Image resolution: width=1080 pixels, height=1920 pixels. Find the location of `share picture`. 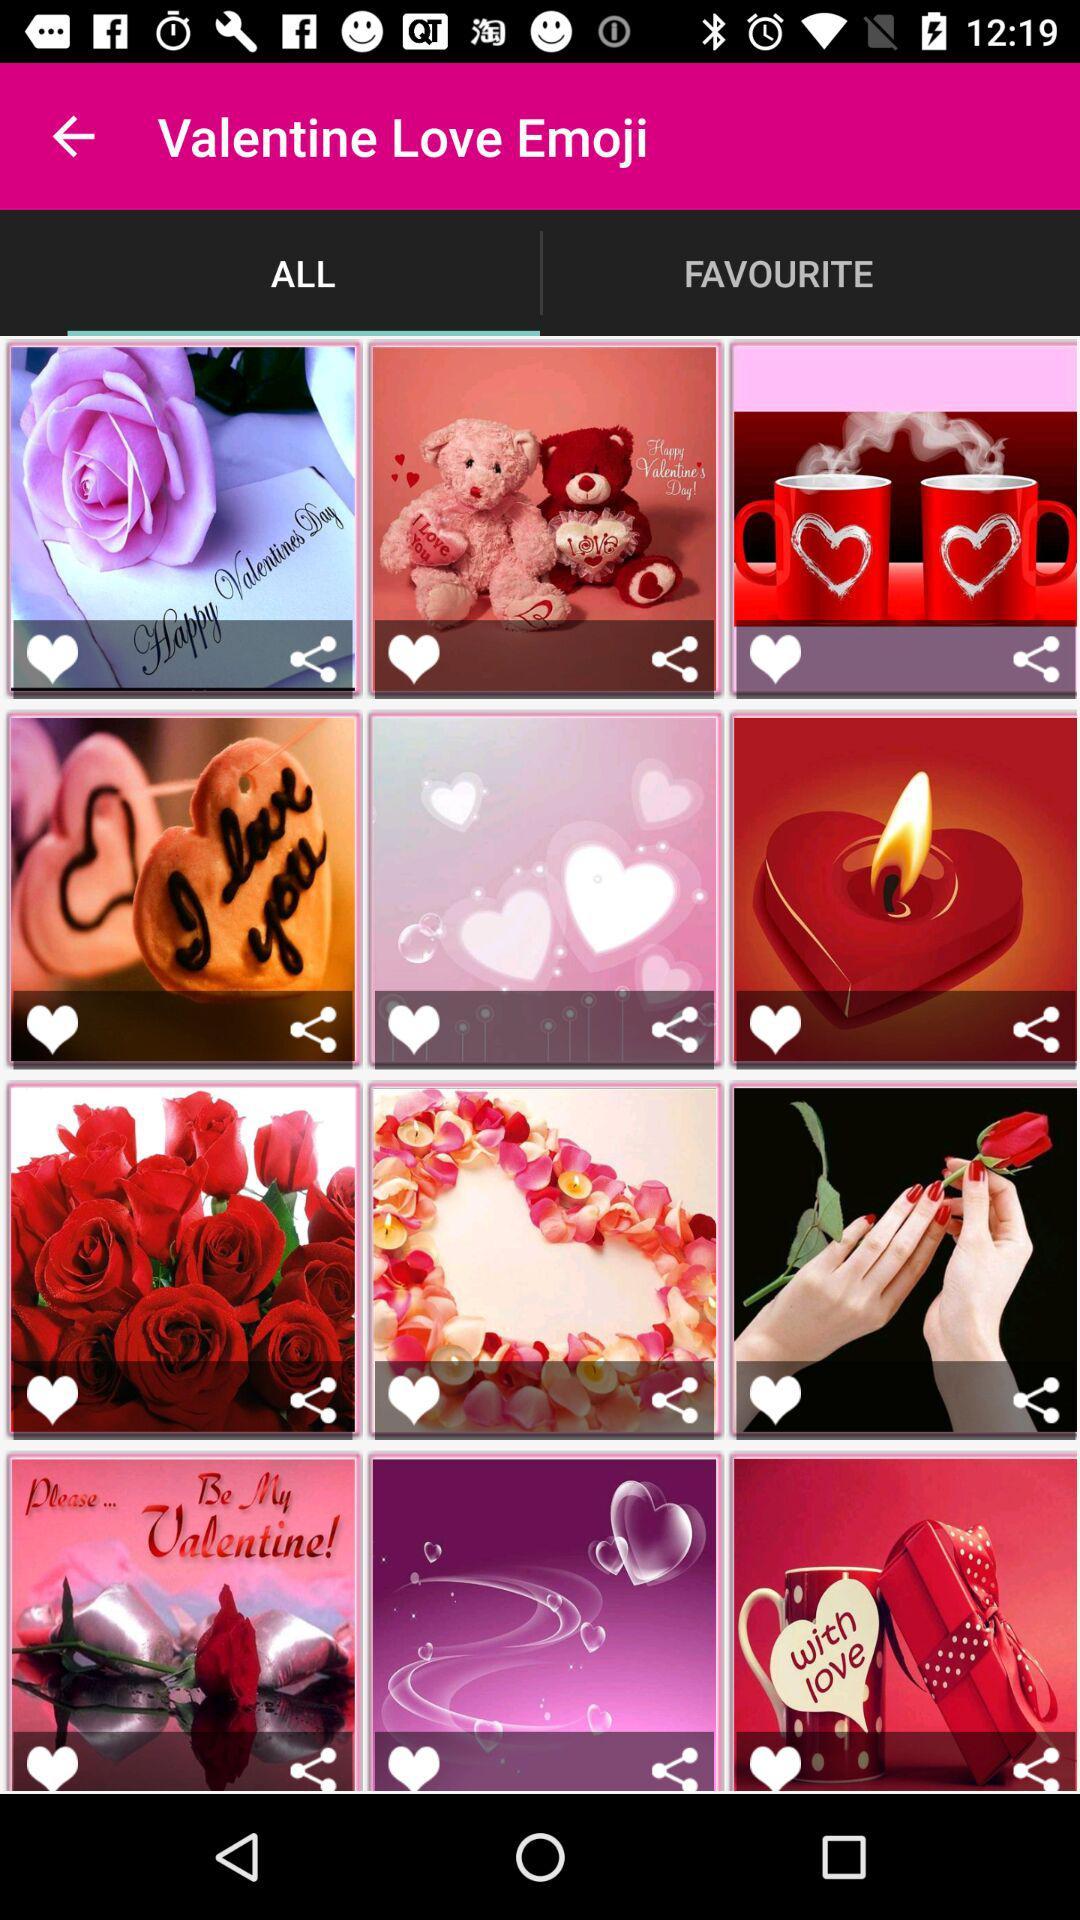

share picture is located at coordinates (313, 1399).